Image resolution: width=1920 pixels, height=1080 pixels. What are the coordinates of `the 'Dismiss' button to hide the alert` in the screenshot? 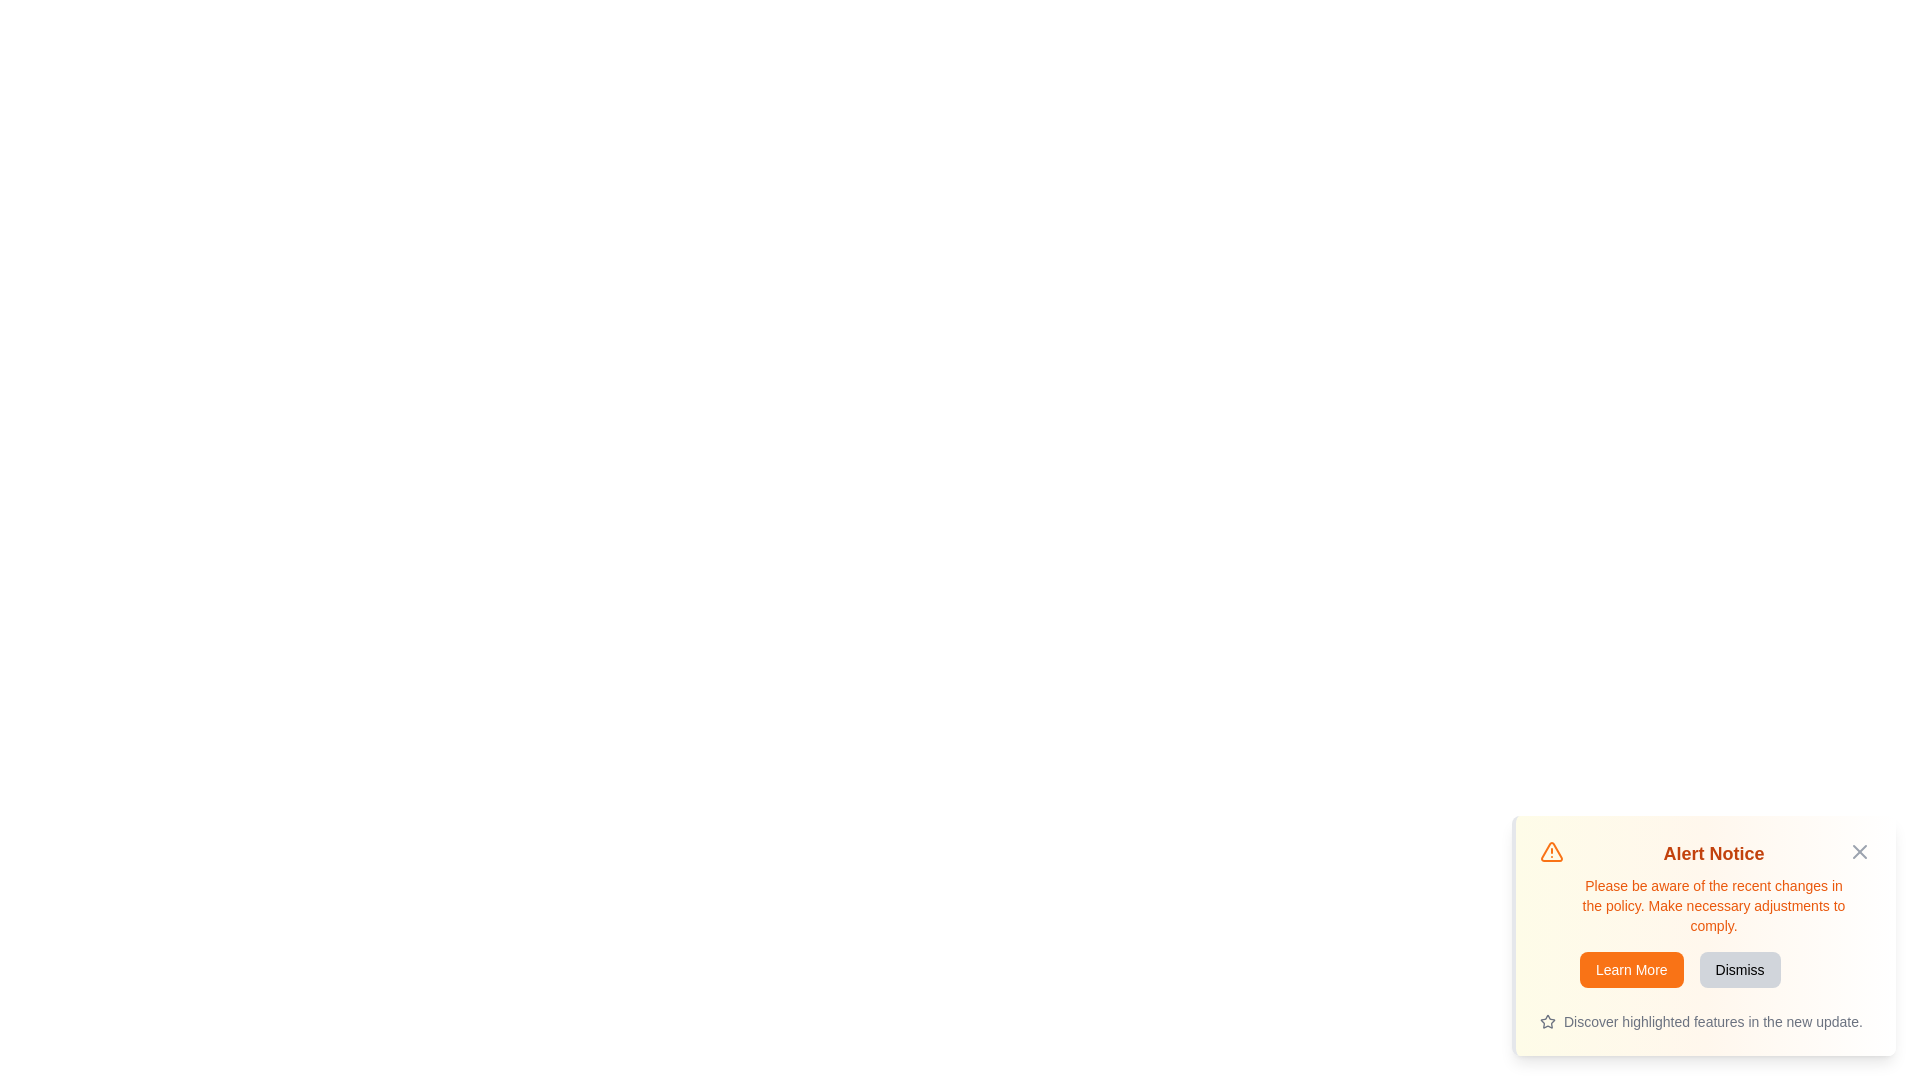 It's located at (1738, 968).